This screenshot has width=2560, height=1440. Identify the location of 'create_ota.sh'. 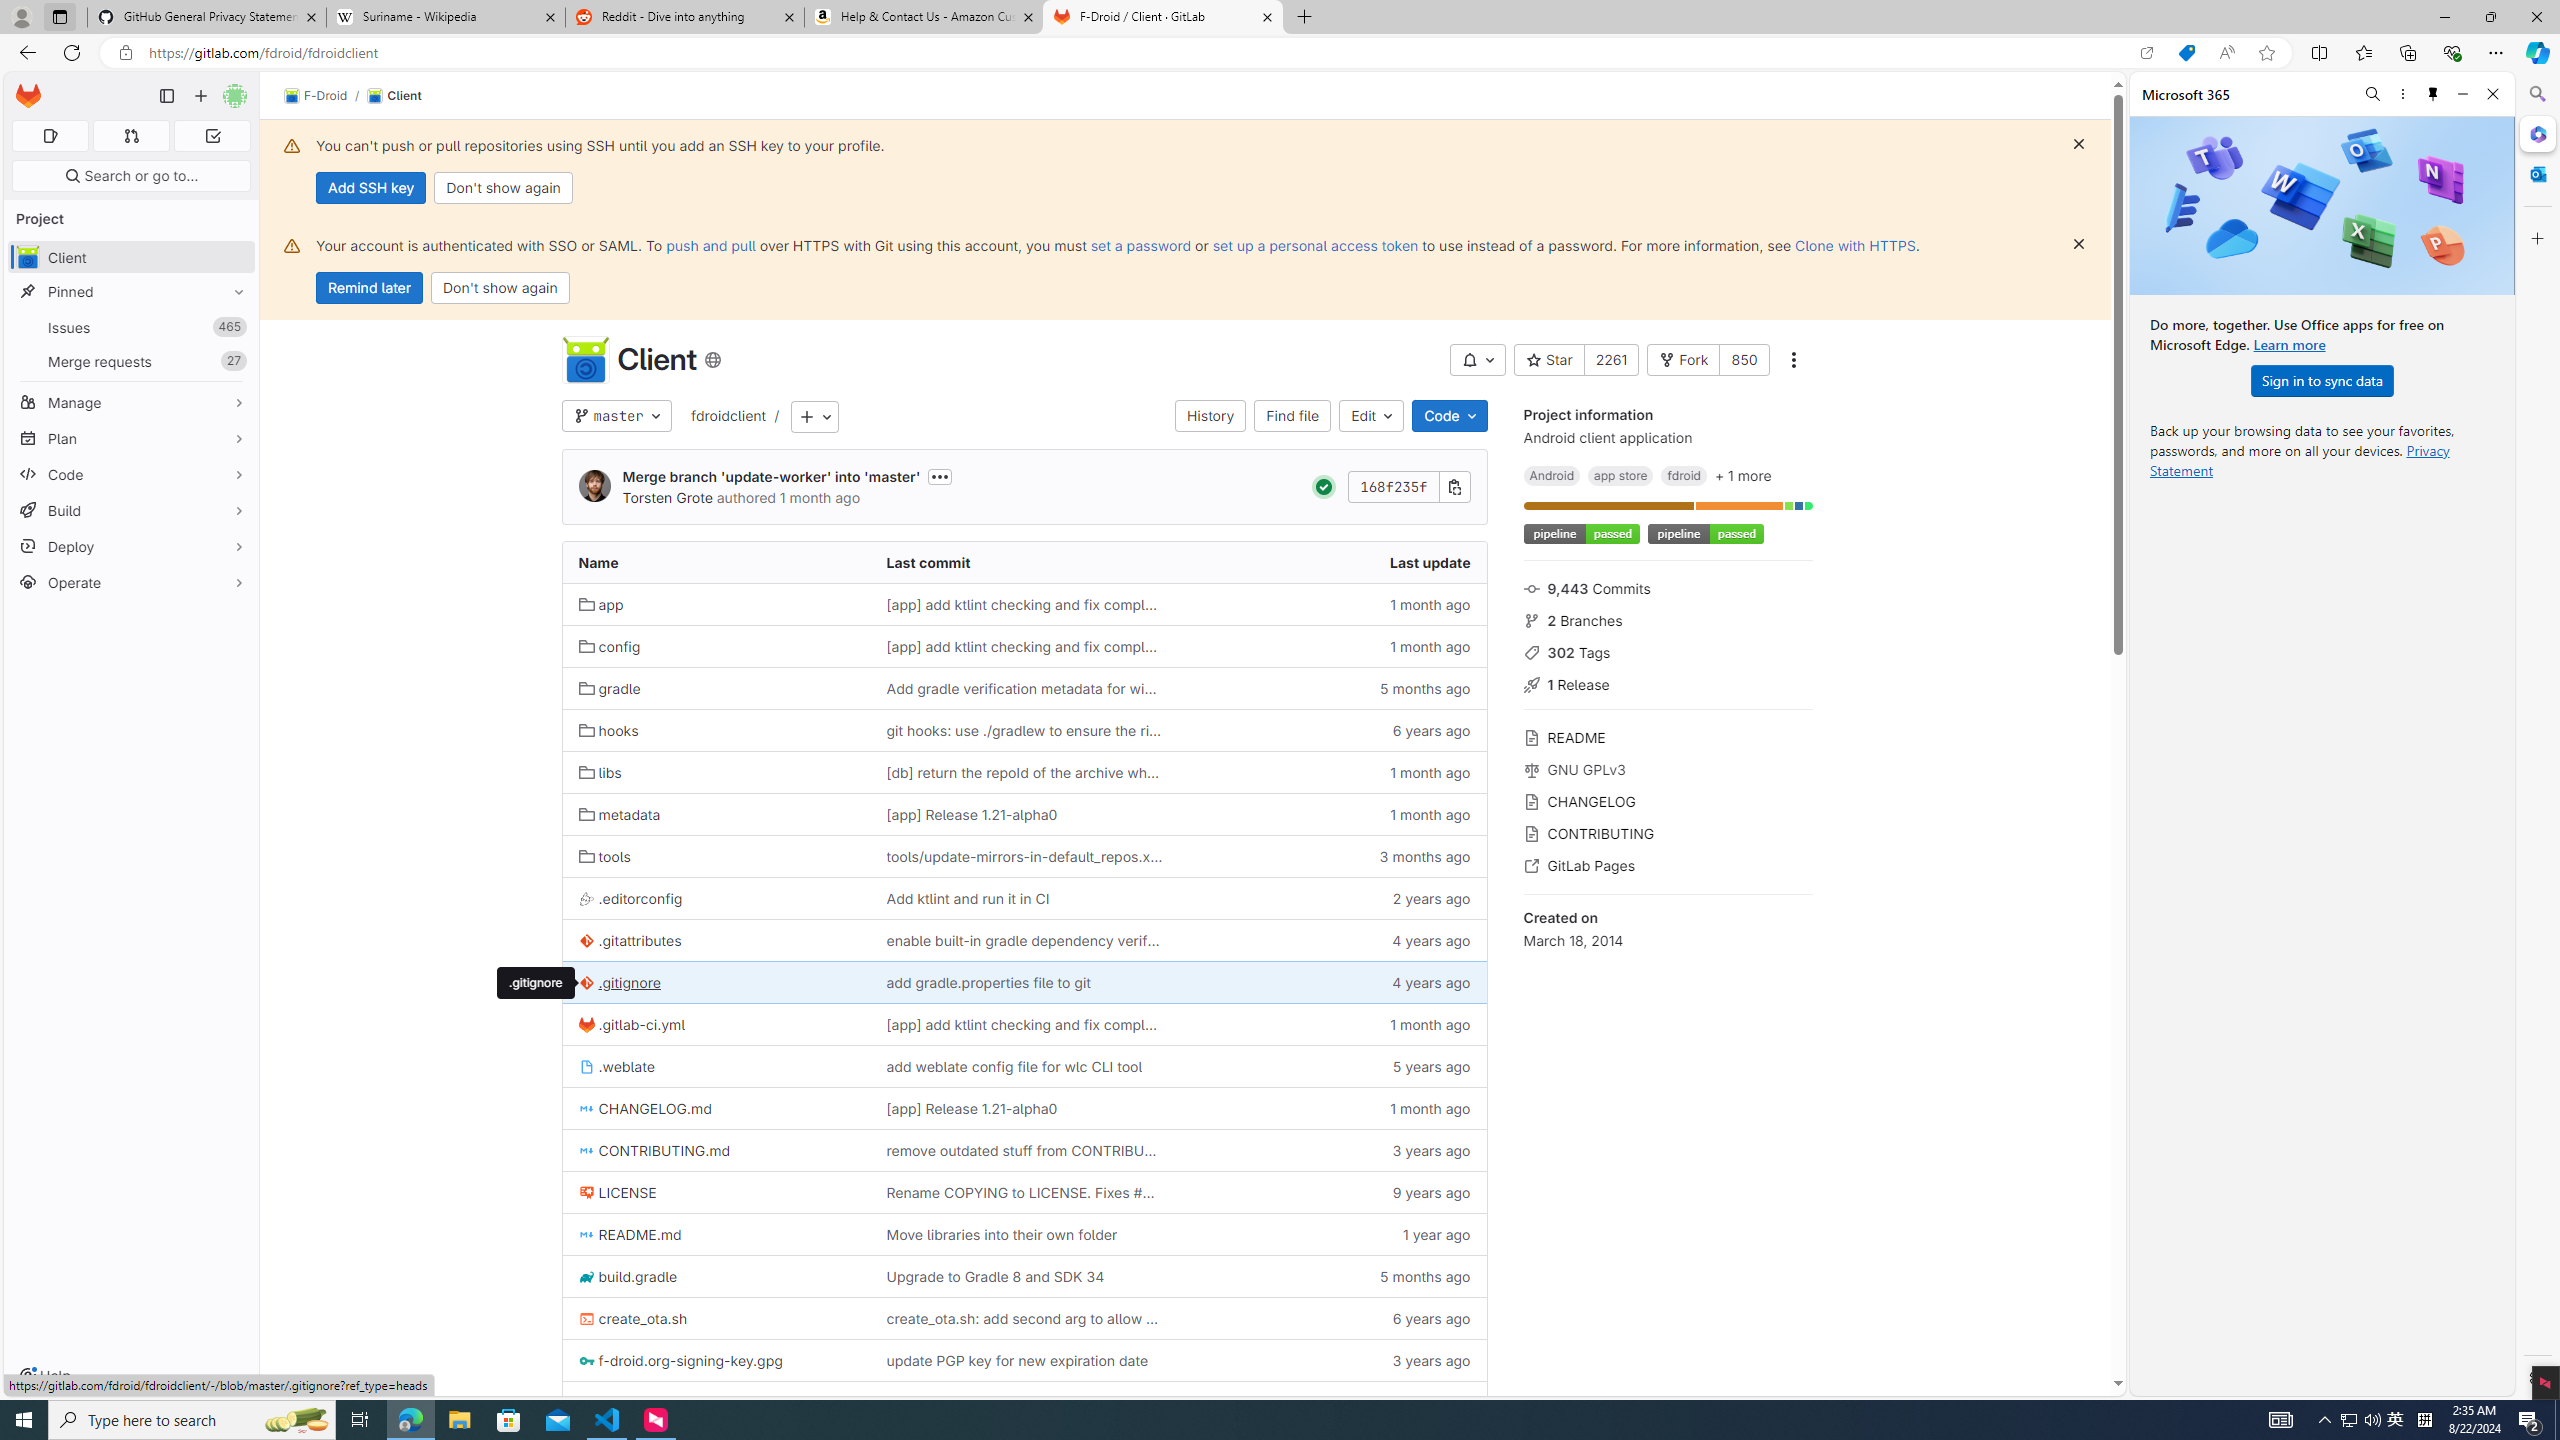
(632, 1318).